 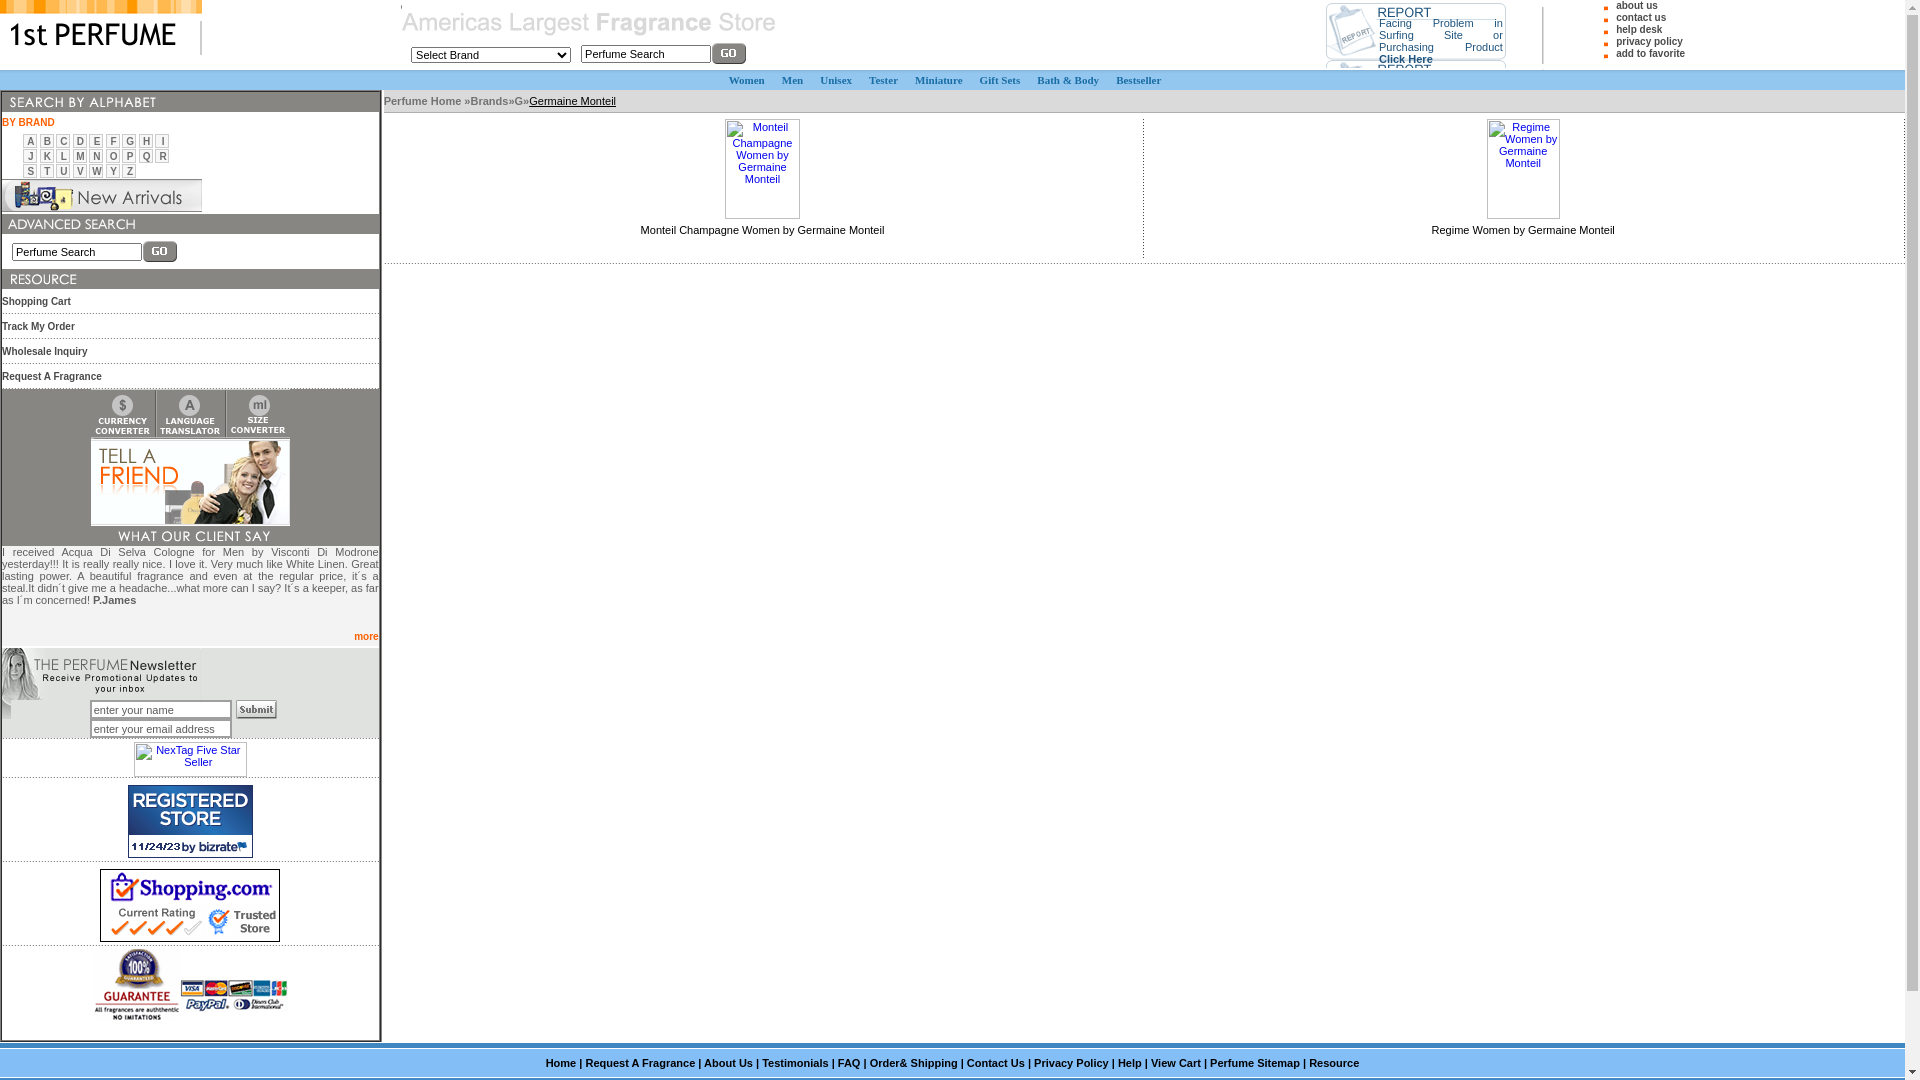 What do you see at coordinates (47, 140) in the screenshot?
I see `'B'` at bounding box center [47, 140].